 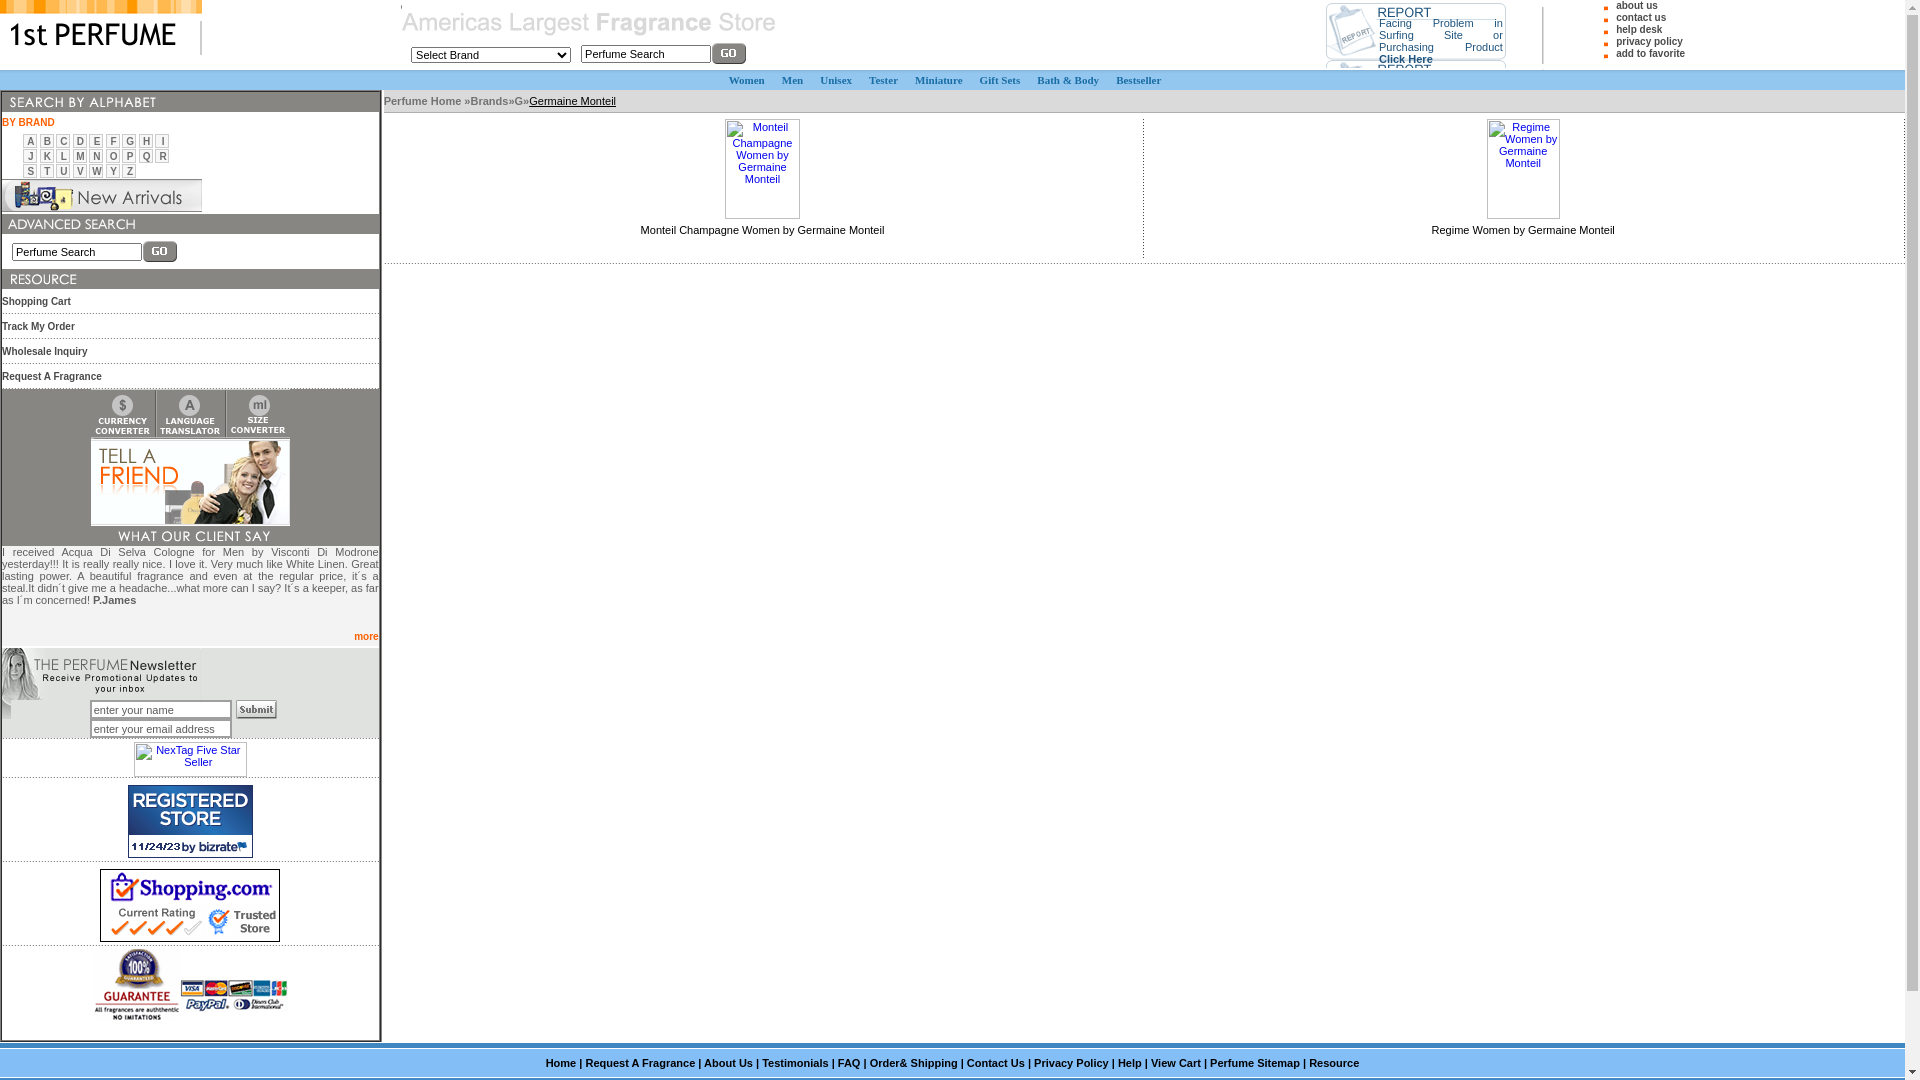 What do you see at coordinates (47, 140) in the screenshot?
I see `'B'` at bounding box center [47, 140].